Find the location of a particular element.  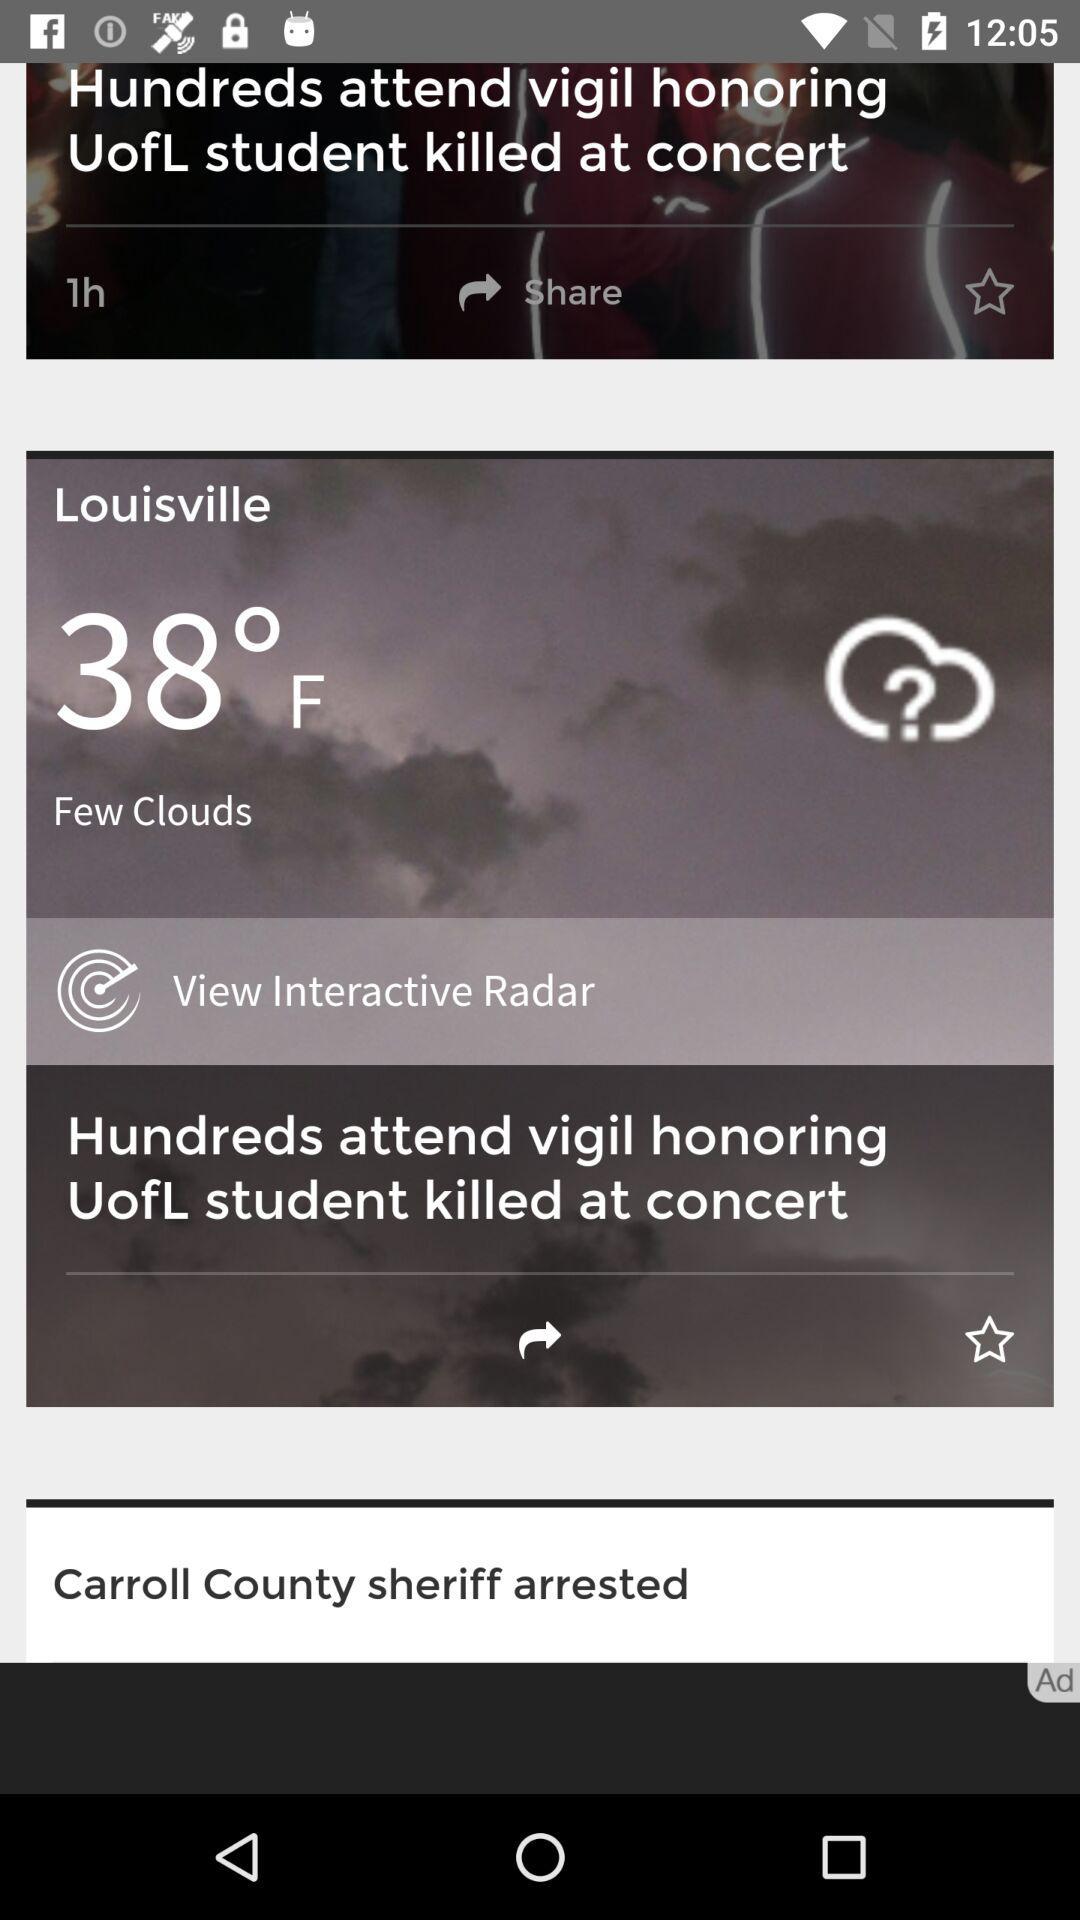

the entity ad shown at the bottom right corner is located at coordinates (1052, 1682).